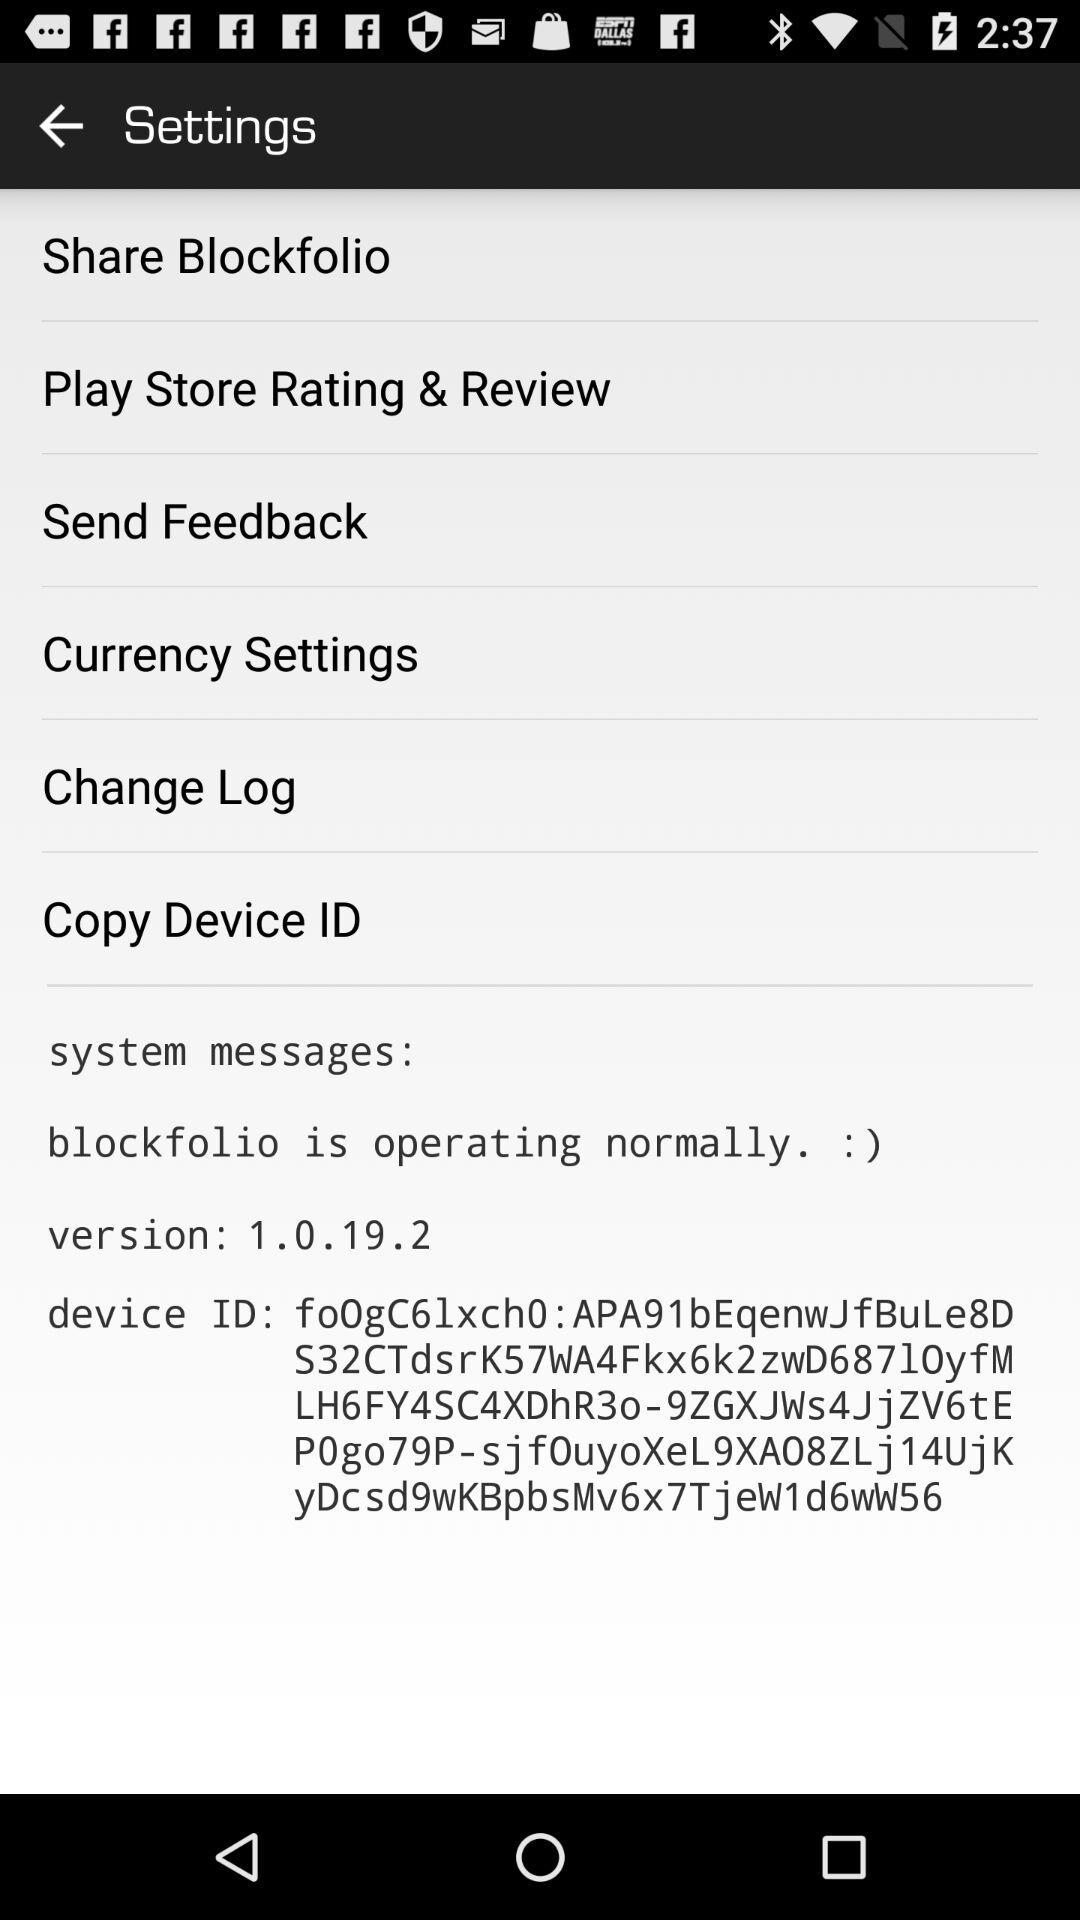 The height and width of the screenshot is (1920, 1080). What do you see at coordinates (229, 652) in the screenshot?
I see `the currency settings item` at bounding box center [229, 652].